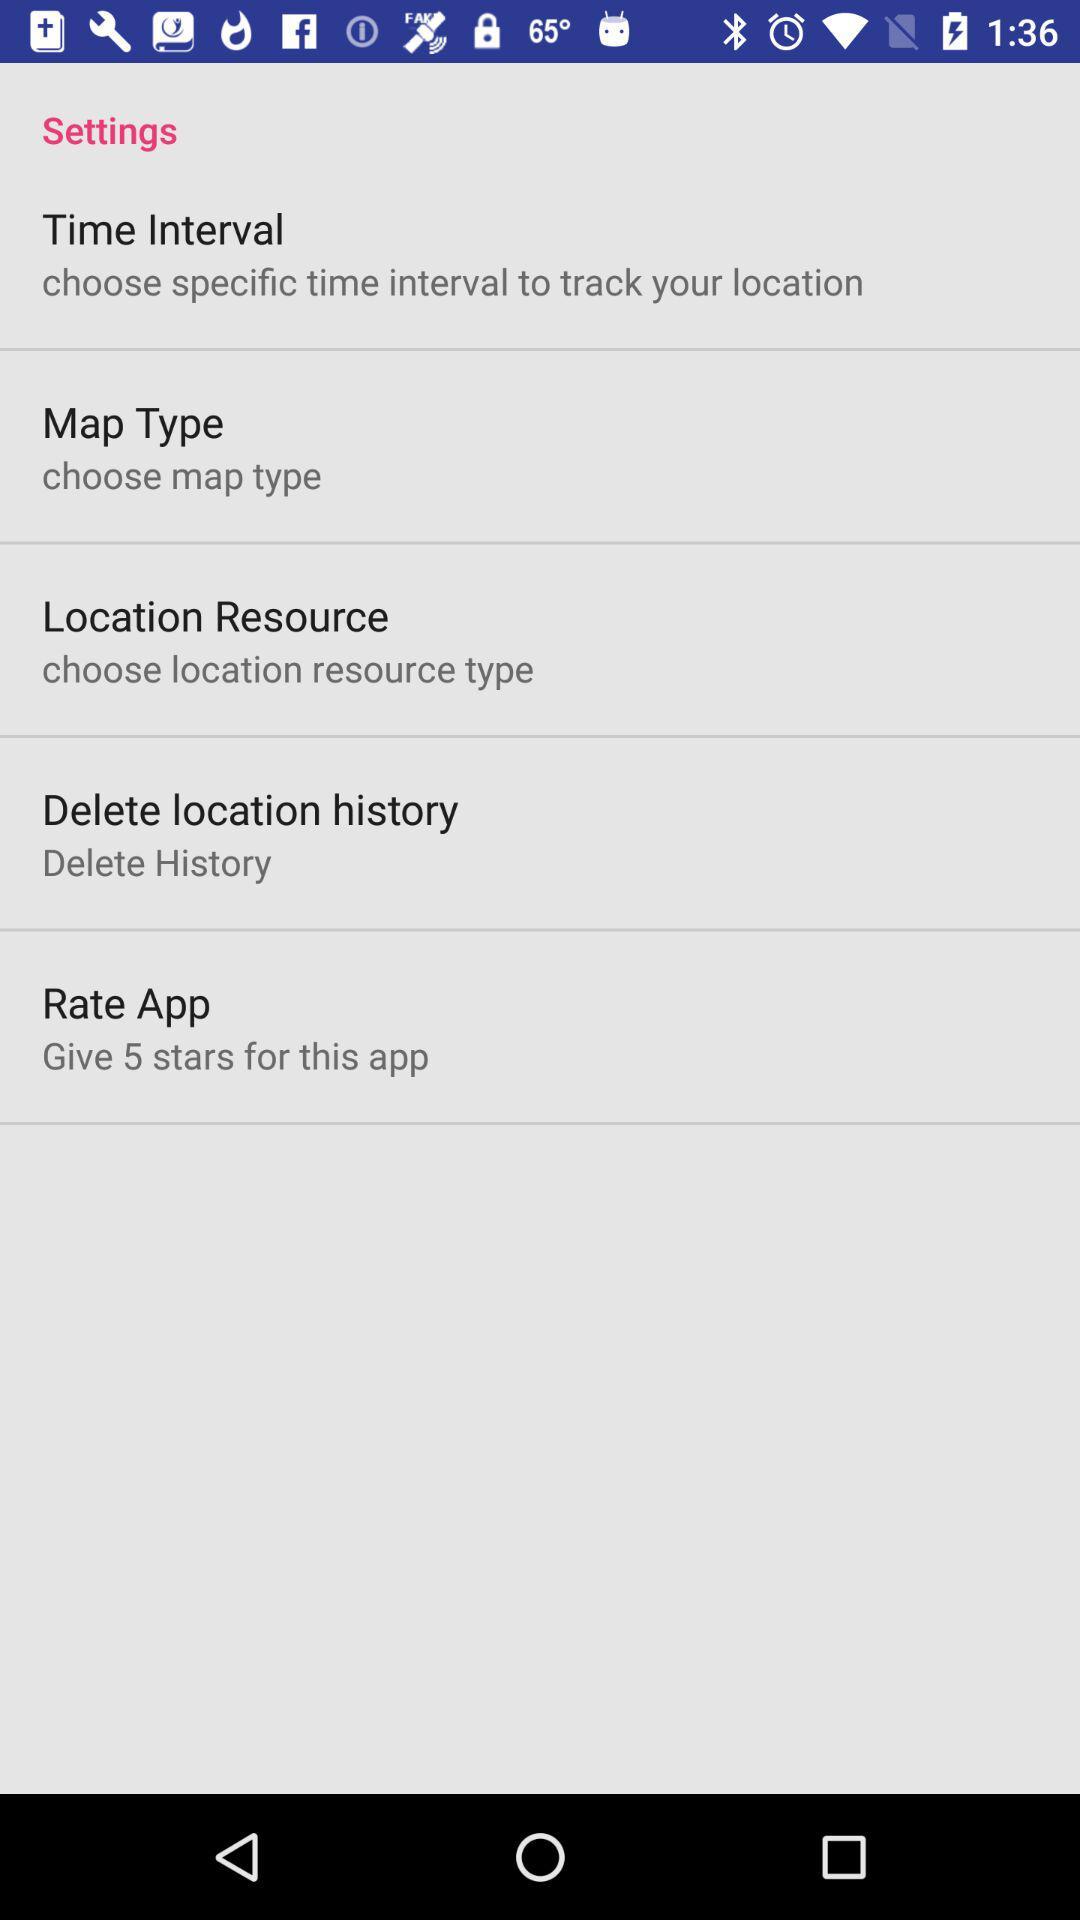 This screenshot has width=1080, height=1920. I want to click on the icon above give 5 stars, so click(126, 1002).